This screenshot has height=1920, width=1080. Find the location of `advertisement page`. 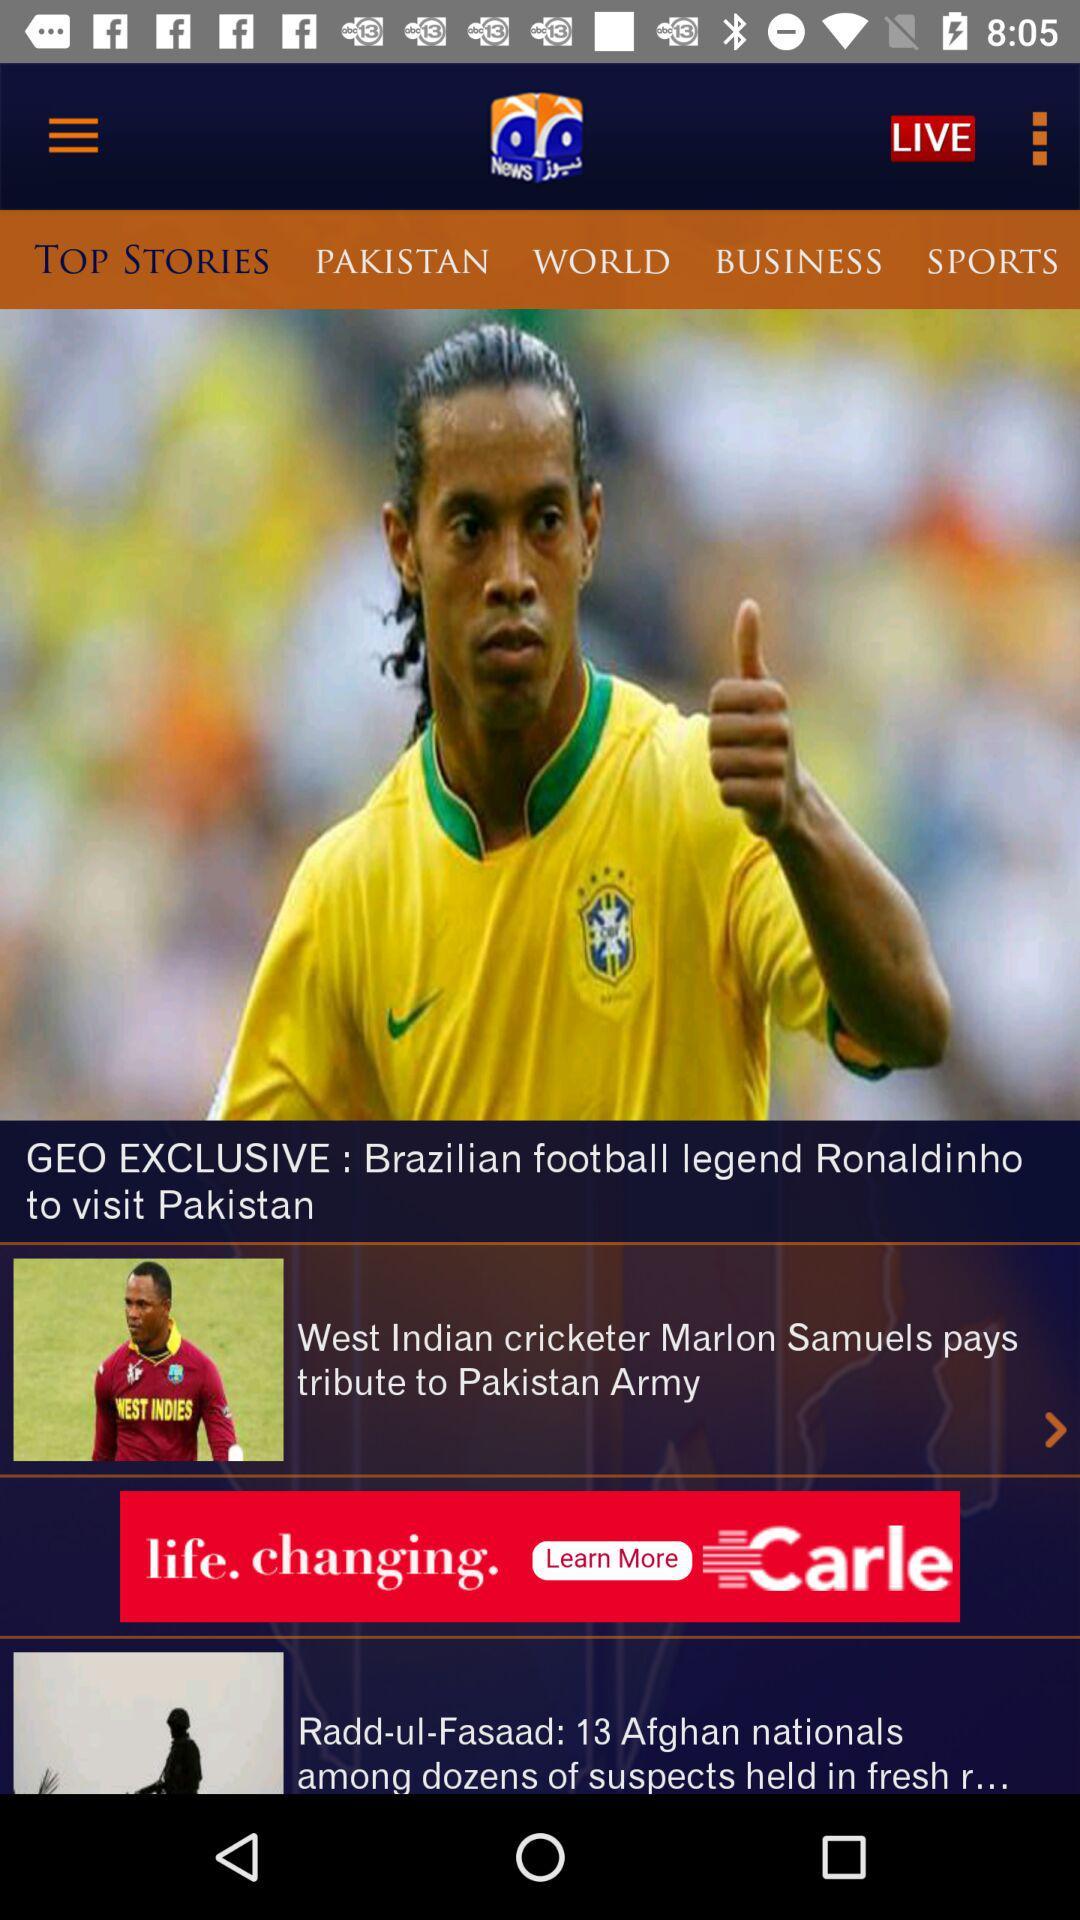

advertisement page is located at coordinates (540, 1555).